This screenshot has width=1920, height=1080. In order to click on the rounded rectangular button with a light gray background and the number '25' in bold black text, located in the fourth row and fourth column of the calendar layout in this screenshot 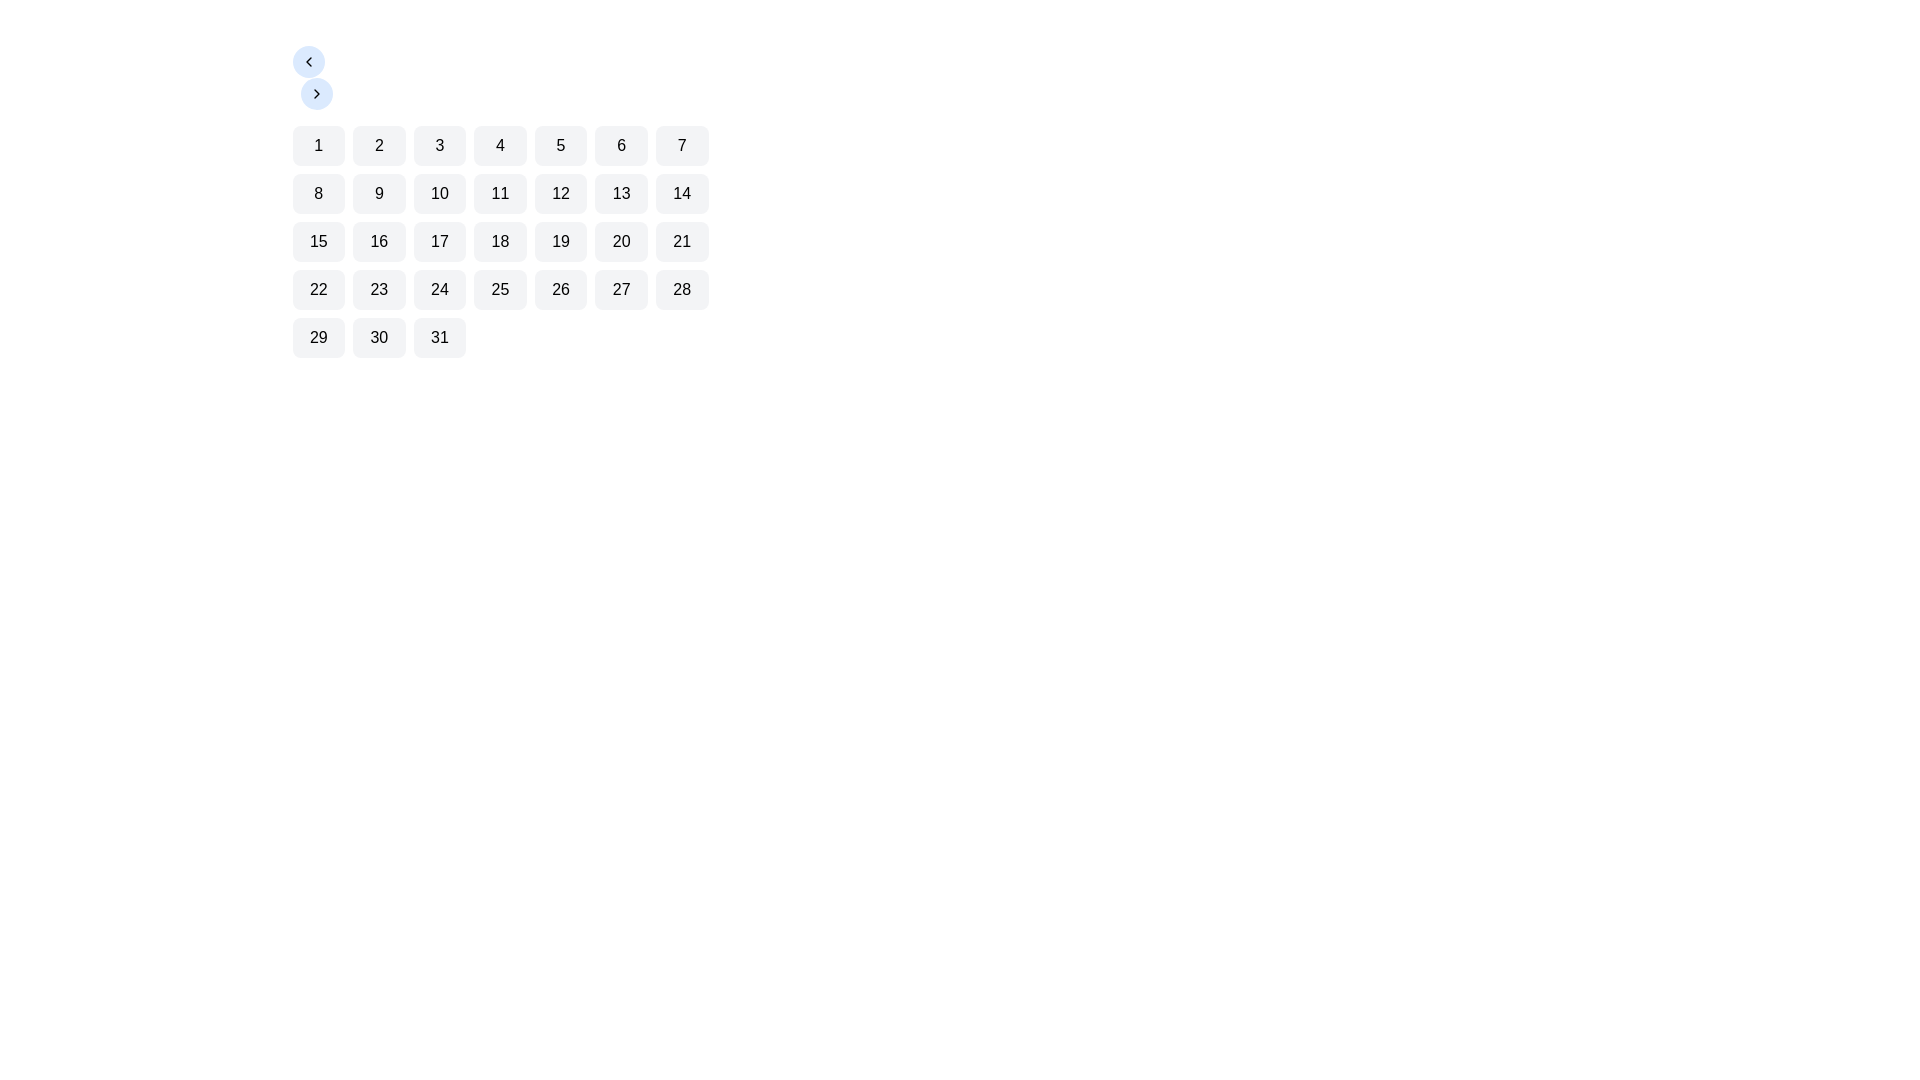, I will do `click(500, 289)`.